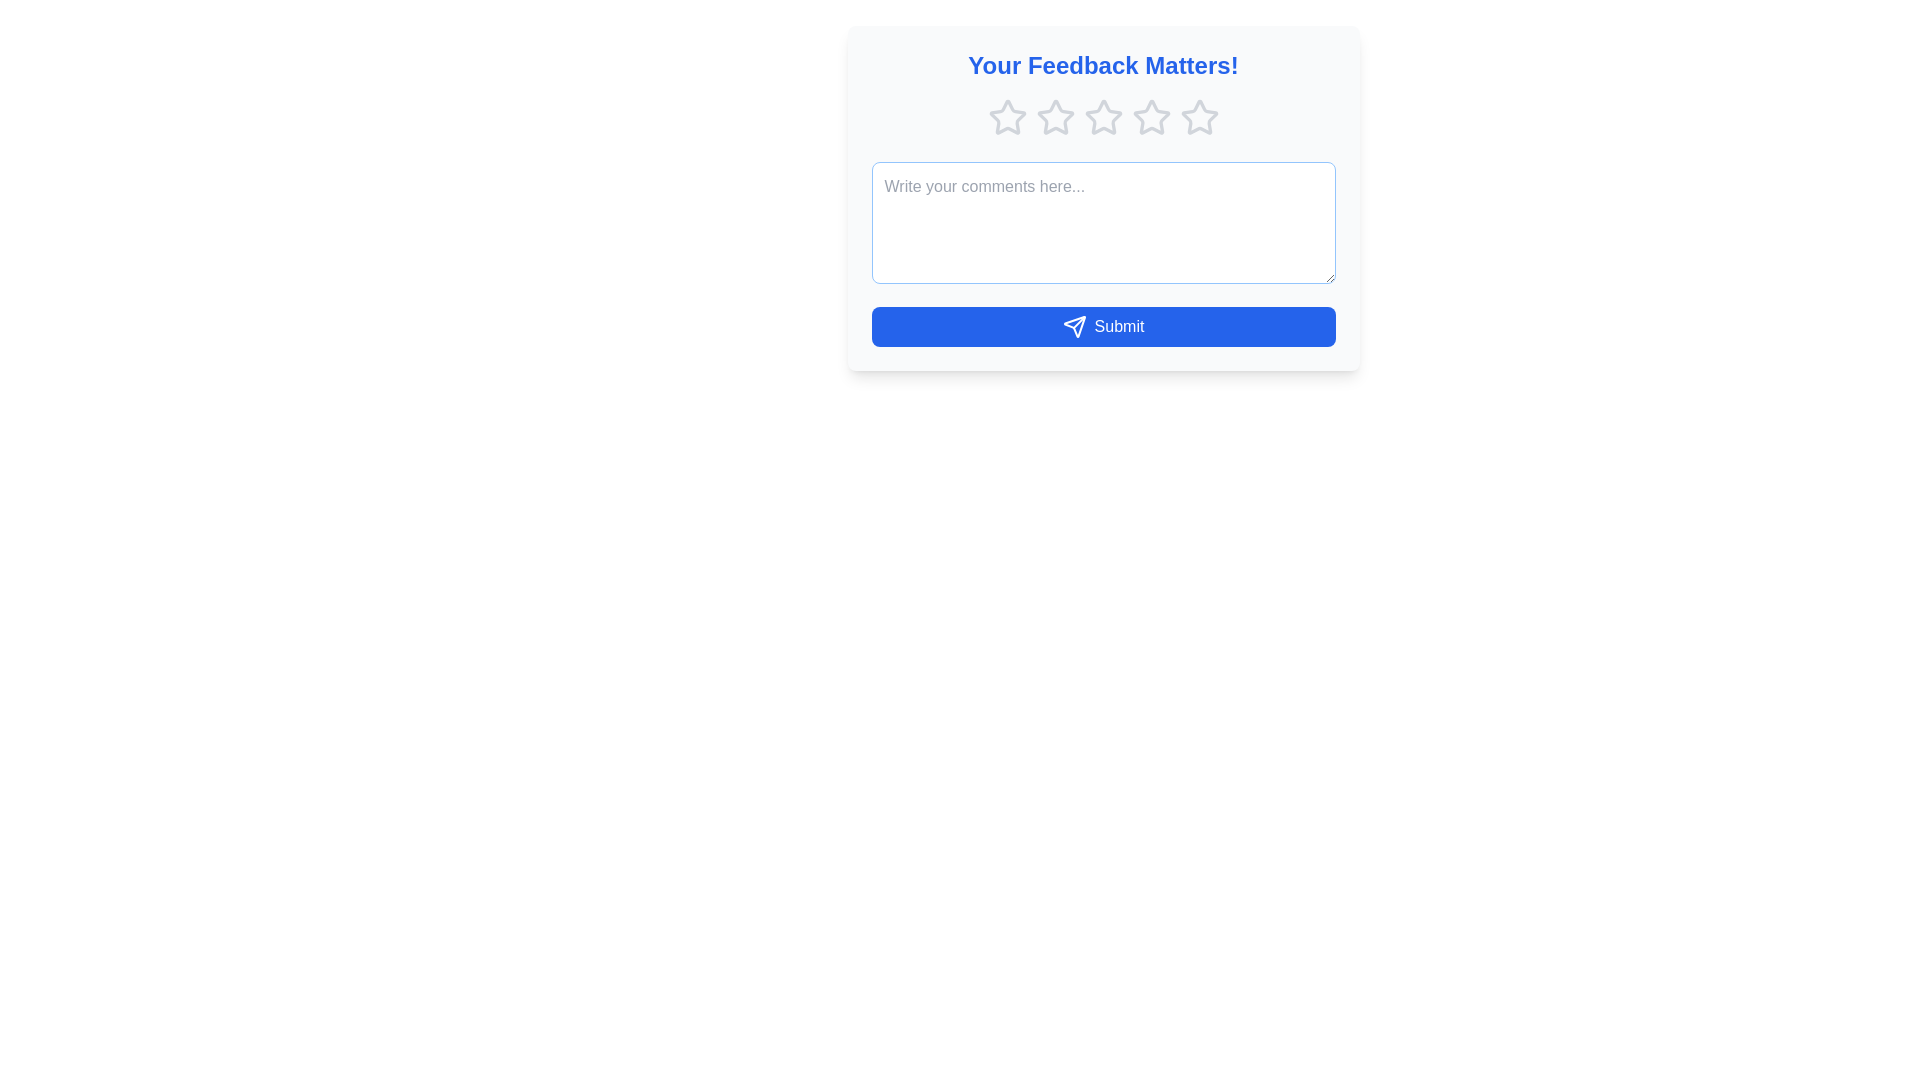 This screenshot has width=1920, height=1080. Describe the element at coordinates (1007, 118) in the screenshot. I see `the first star-shaped rating icon, which is outlined in soft gray and part of a feedback system` at that location.